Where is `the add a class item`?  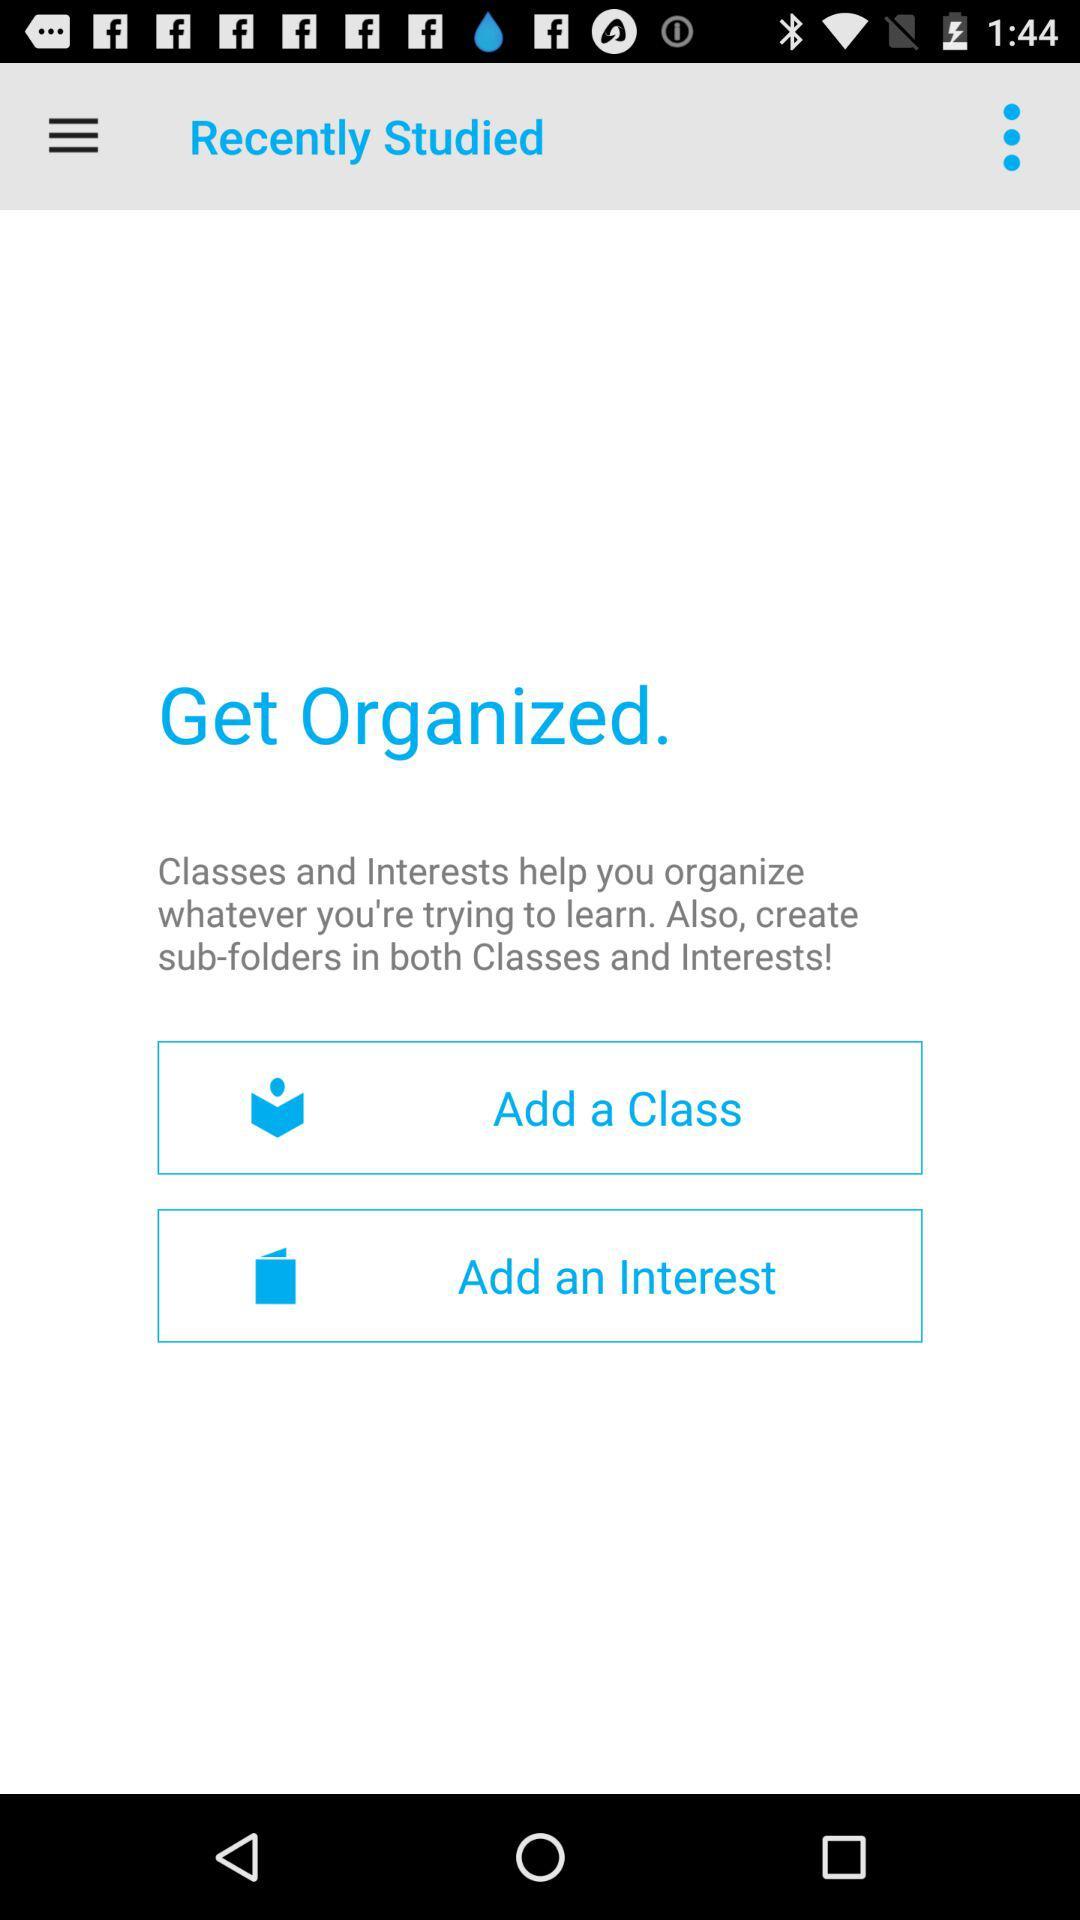 the add a class item is located at coordinates (540, 1106).